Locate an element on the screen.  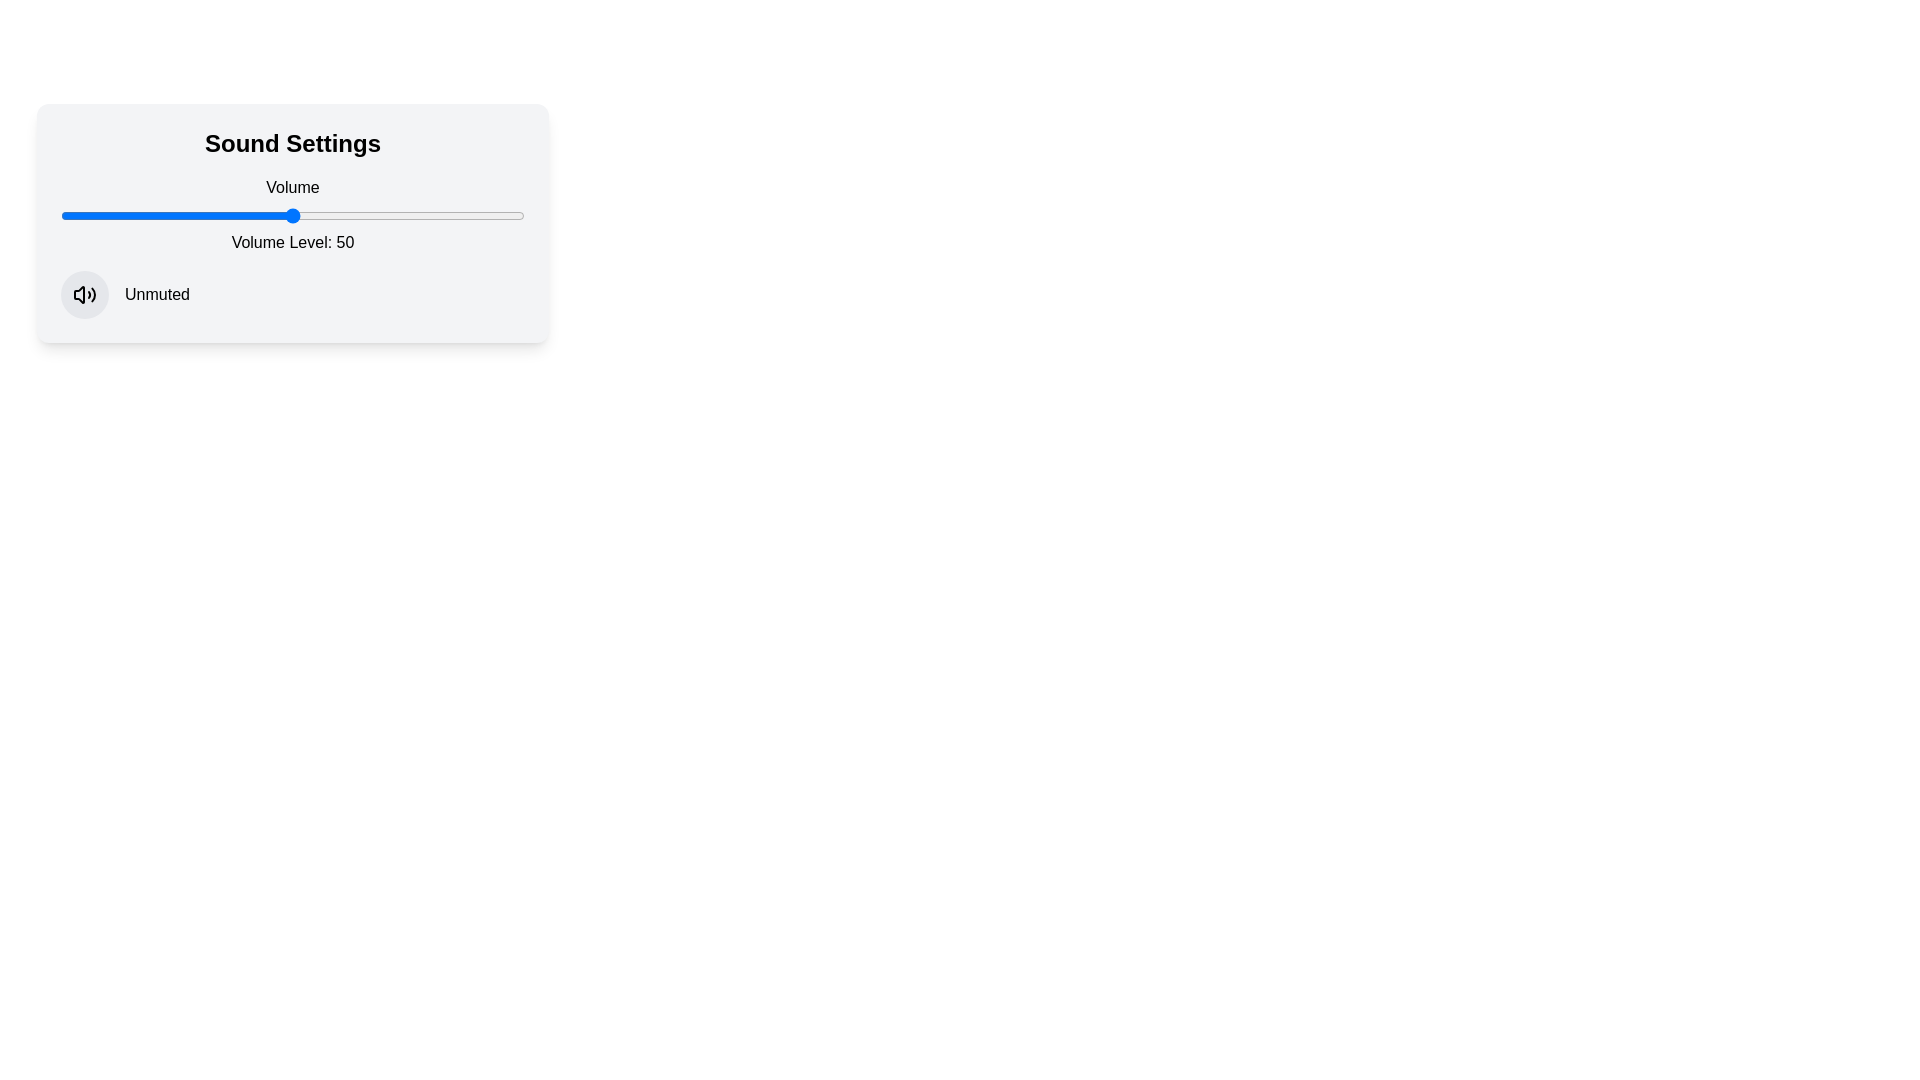
the volume level is located at coordinates (74, 216).